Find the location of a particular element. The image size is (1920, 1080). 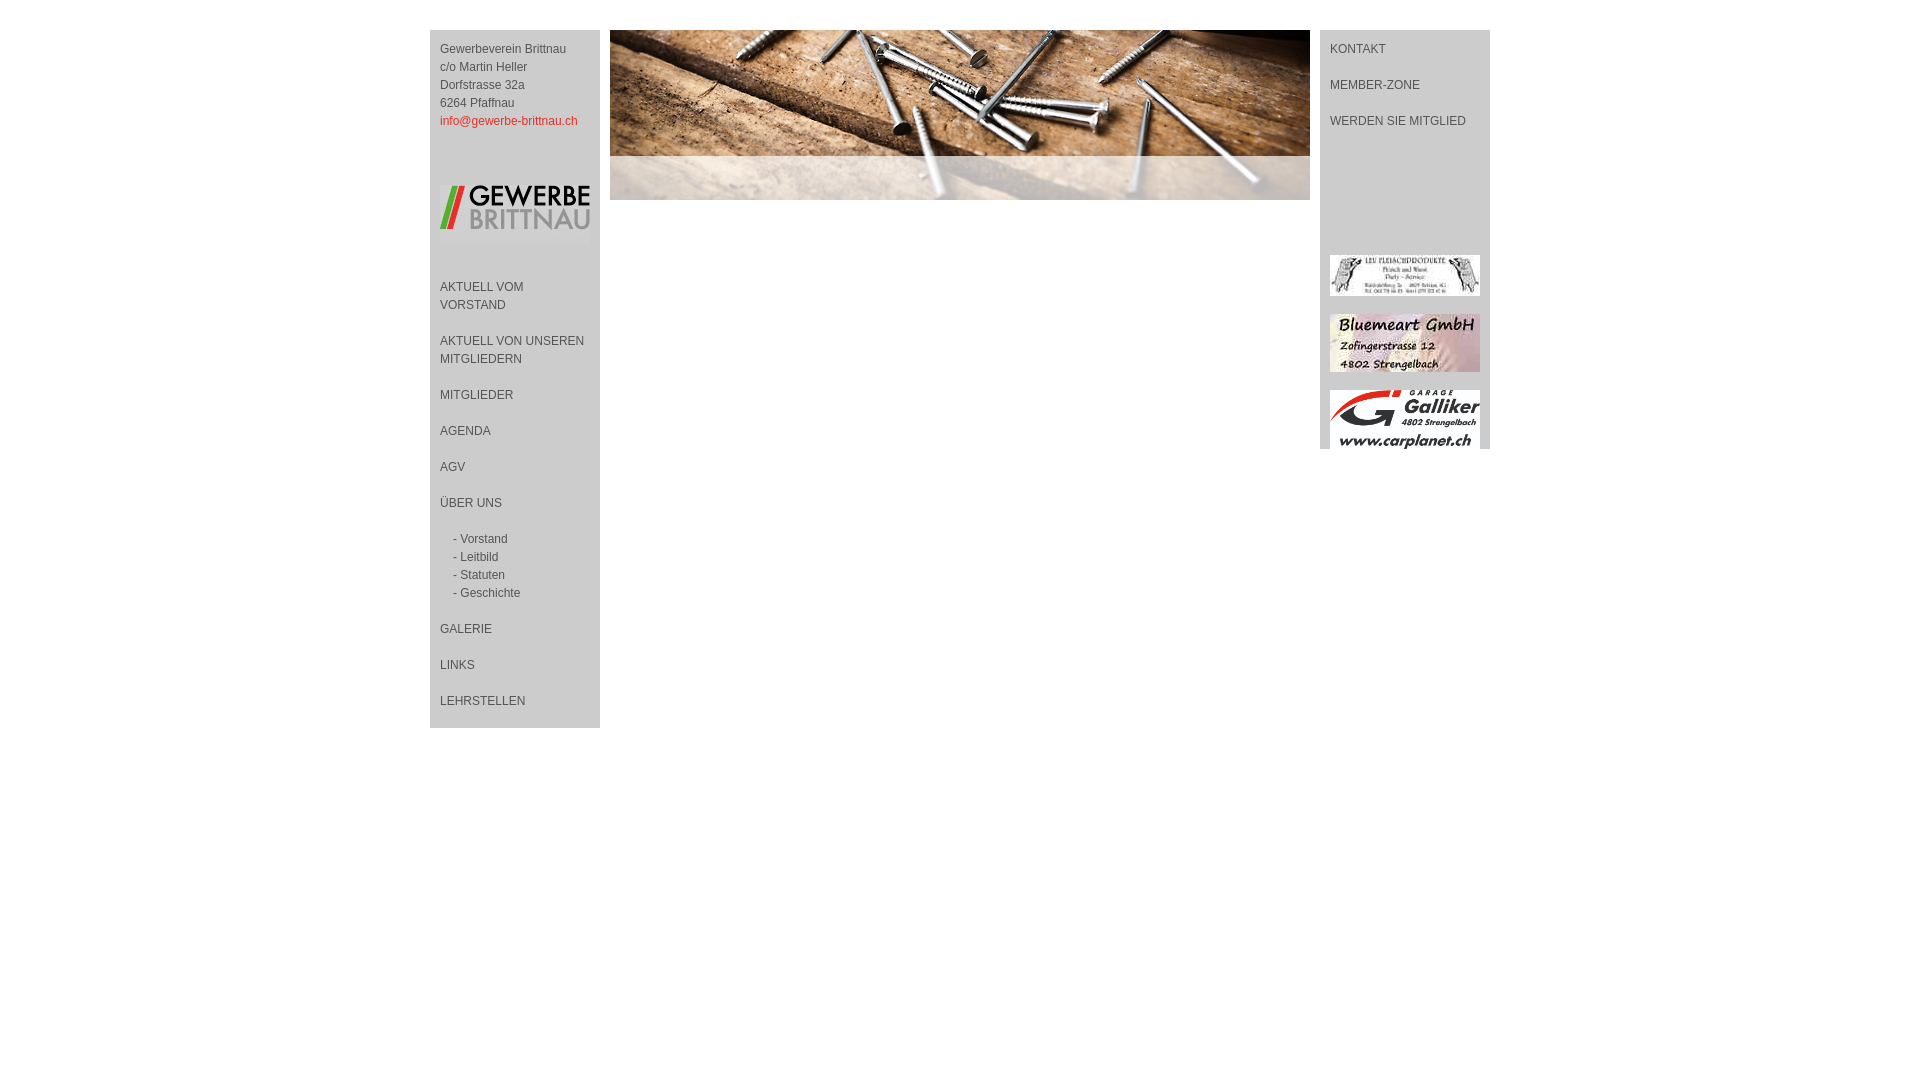

'KONTAKT' is located at coordinates (1404, 48).